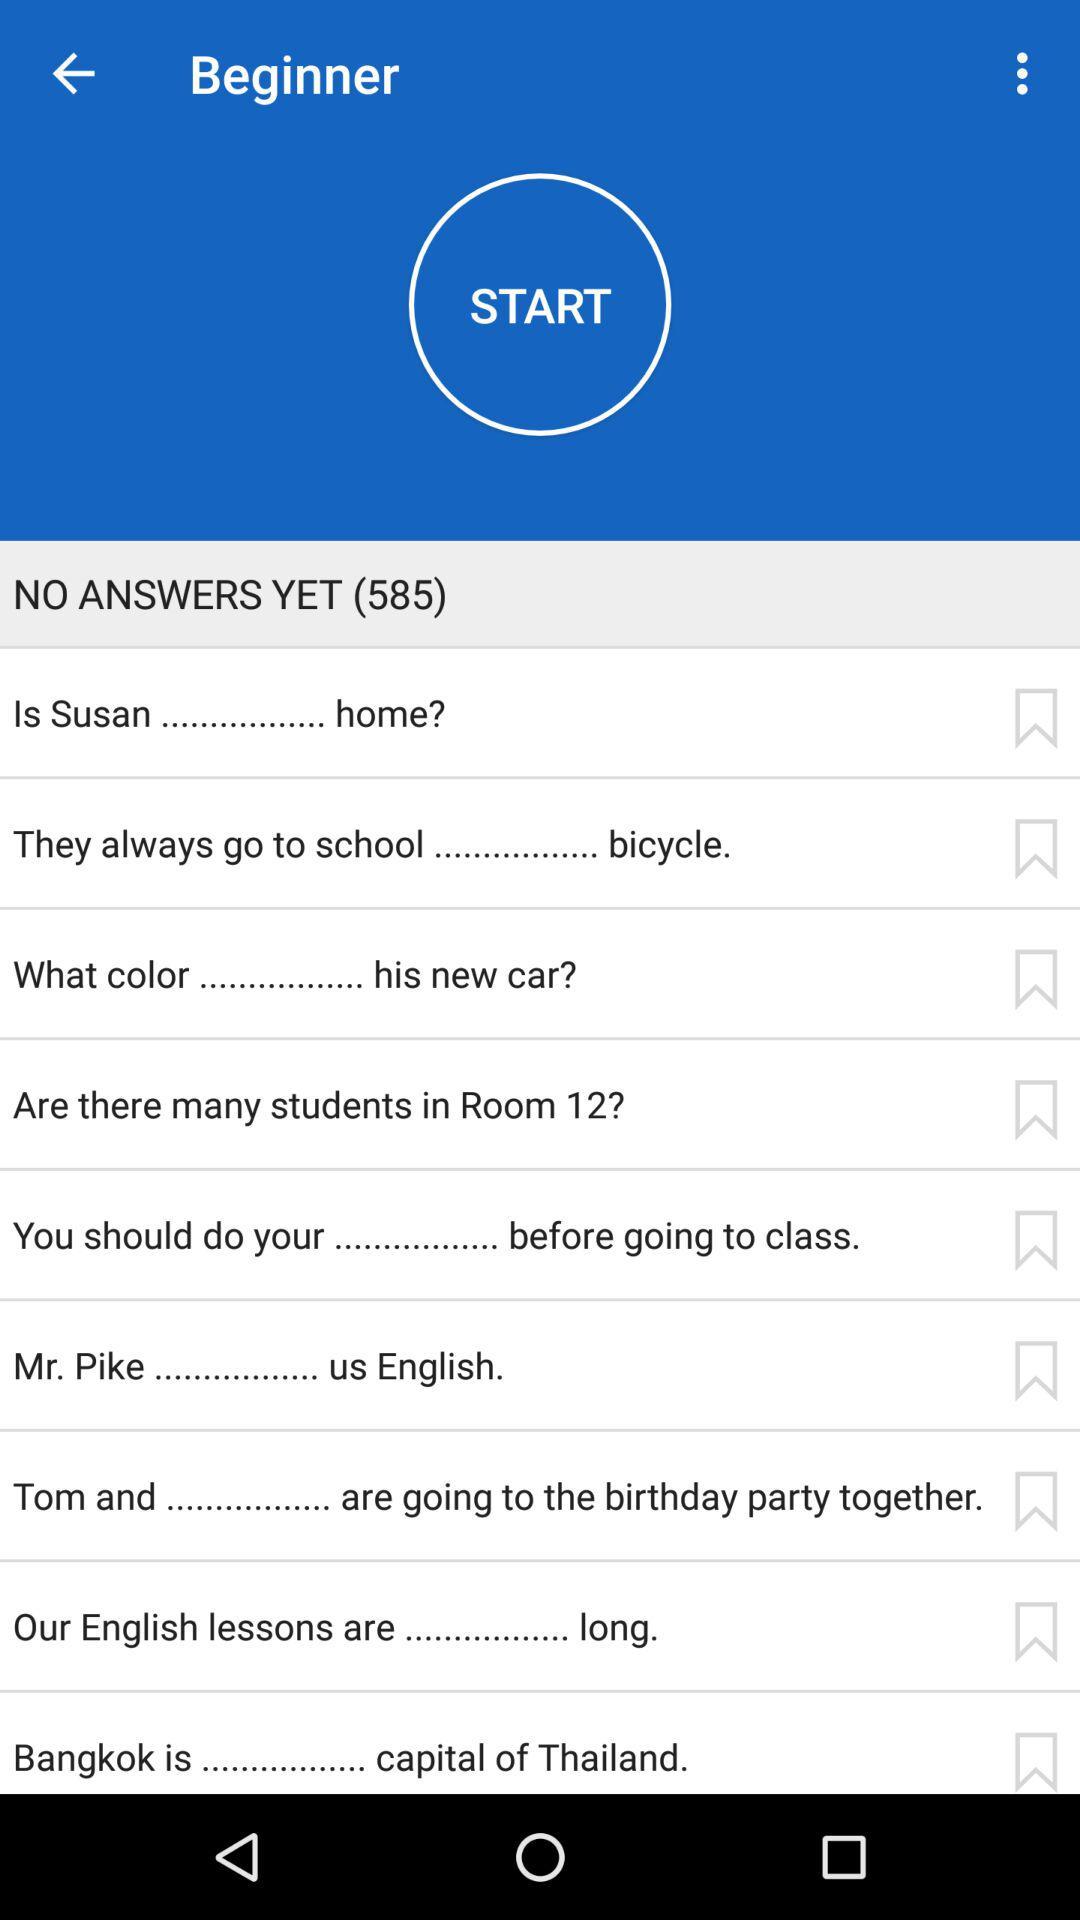 The image size is (1080, 1920). What do you see at coordinates (1035, 1239) in the screenshot?
I see `the item next to you should do icon` at bounding box center [1035, 1239].